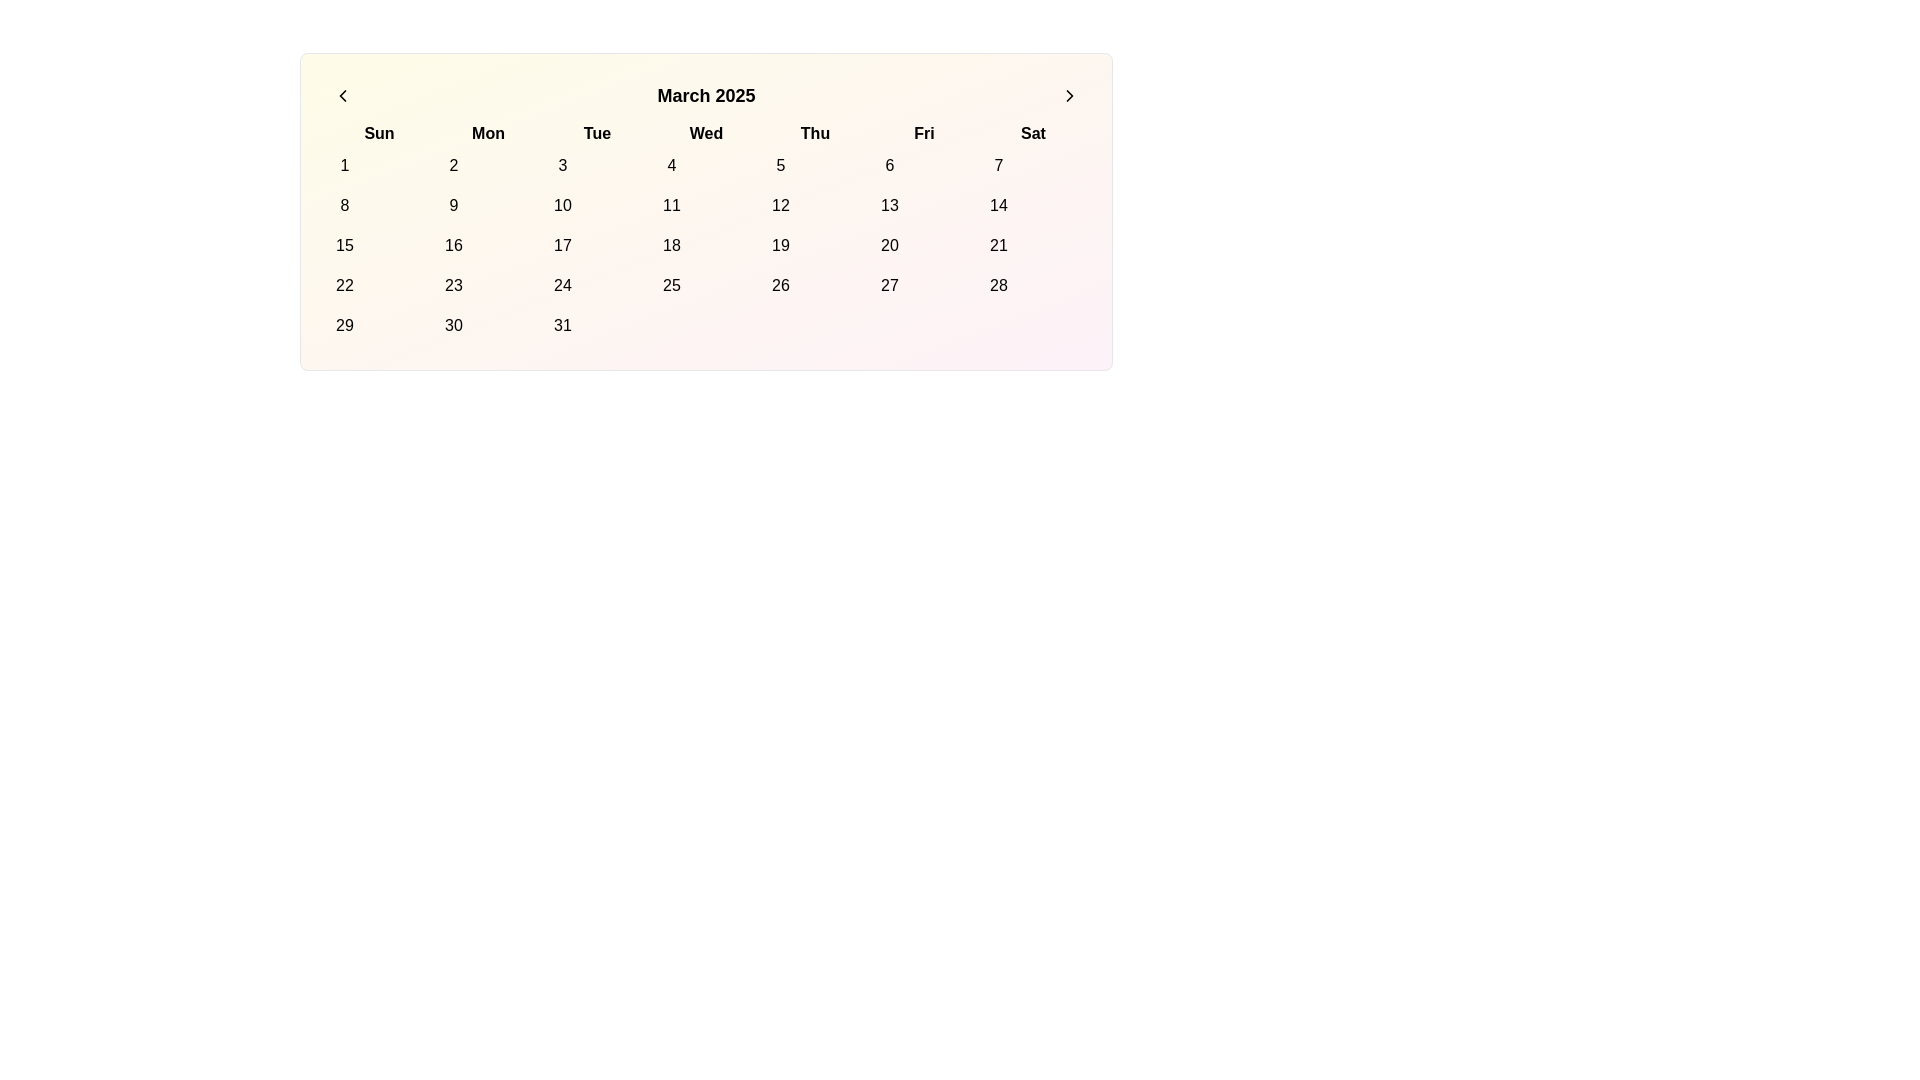 This screenshot has width=1920, height=1080. What do you see at coordinates (342, 96) in the screenshot?
I see `the left-pointing chevron SVG icon, styled with a clean outline and class 'lucide-chevron-left', located in the top-left corner of the calendar widget` at bounding box center [342, 96].